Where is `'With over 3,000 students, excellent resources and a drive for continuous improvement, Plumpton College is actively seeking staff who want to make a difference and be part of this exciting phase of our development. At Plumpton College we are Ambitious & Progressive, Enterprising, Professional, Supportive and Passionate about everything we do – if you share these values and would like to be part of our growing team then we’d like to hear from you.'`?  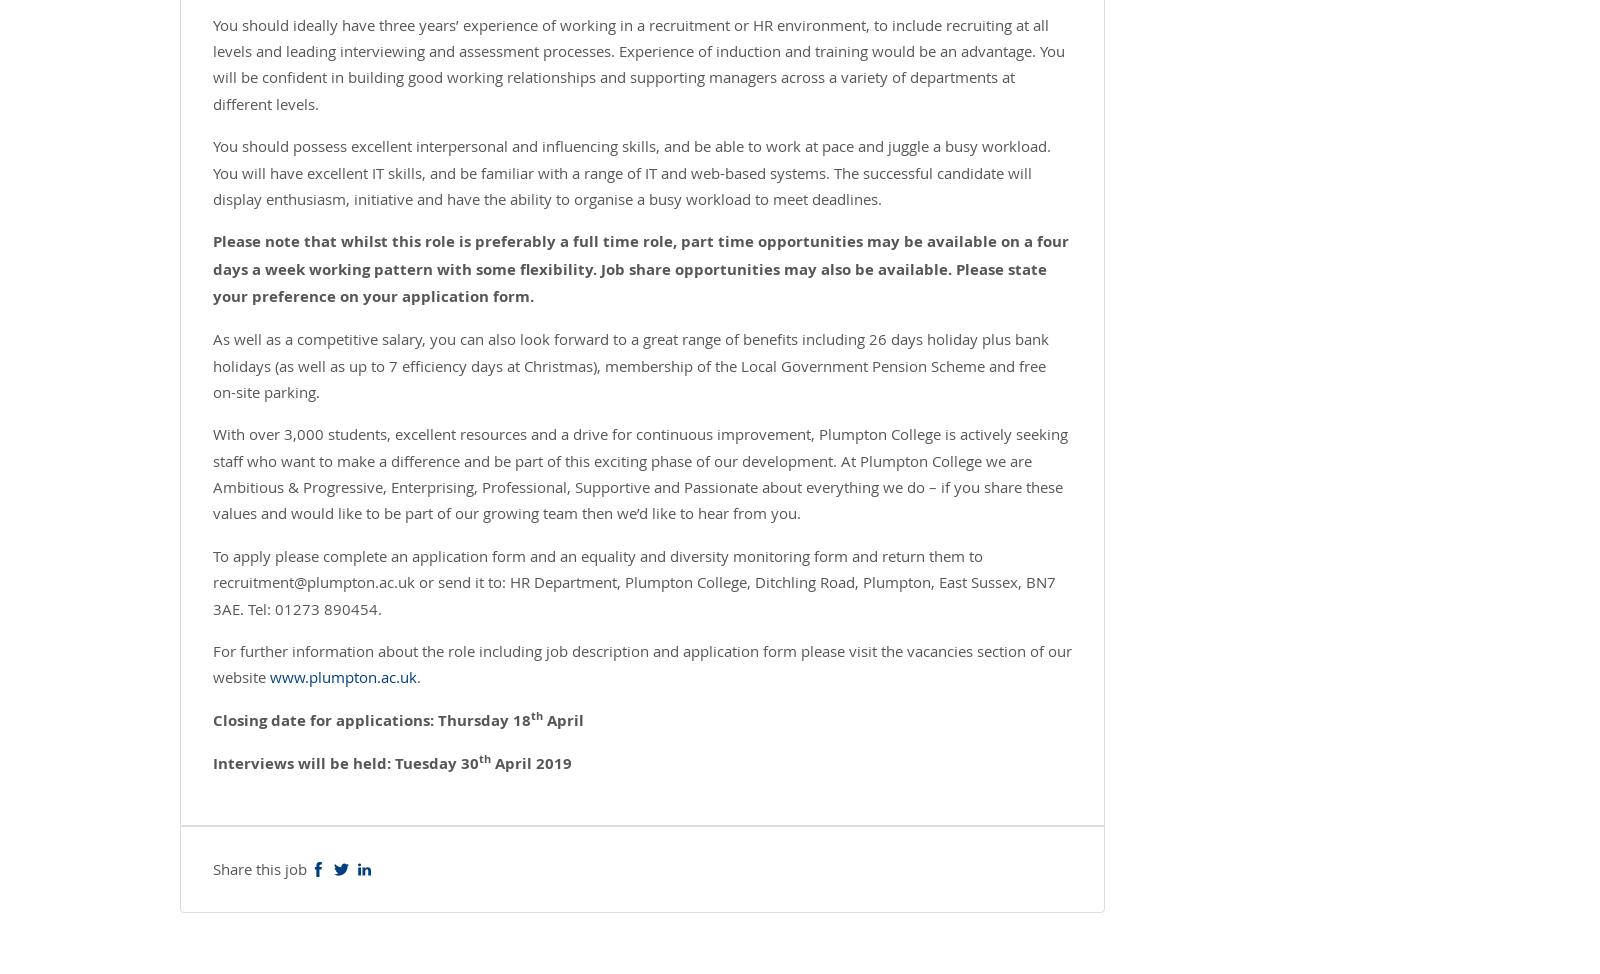
'With over 3,000 students, excellent resources and a drive for continuous improvement, Plumpton College is actively seeking staff who want to make a difference and be part of this exciting phase of our development. At Plumpton College we are Ambitious & Progressive, Enterprising, Professional, Supportive and Passionate about everything we do – if you share these values and would like to be part of our growing team then we’d like to hear from you.' is located at coordinates (640, 472).